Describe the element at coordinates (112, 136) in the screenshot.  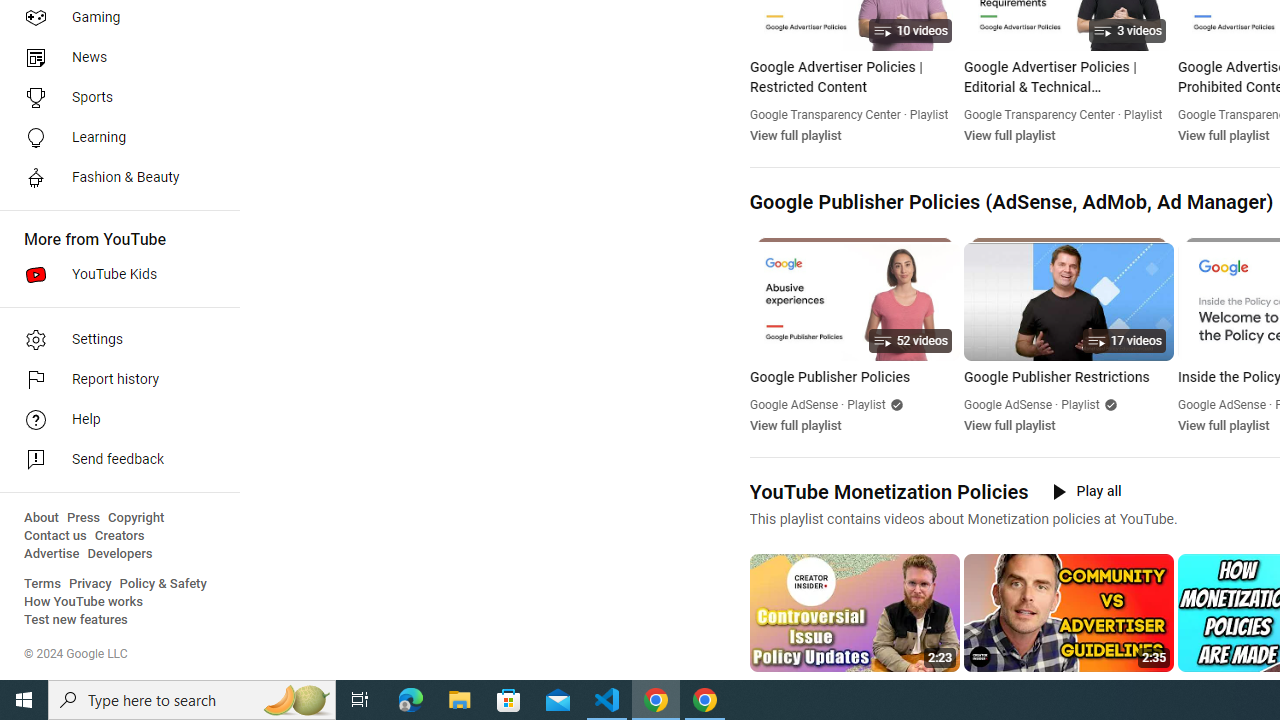
I see `'Learning'` at that location.